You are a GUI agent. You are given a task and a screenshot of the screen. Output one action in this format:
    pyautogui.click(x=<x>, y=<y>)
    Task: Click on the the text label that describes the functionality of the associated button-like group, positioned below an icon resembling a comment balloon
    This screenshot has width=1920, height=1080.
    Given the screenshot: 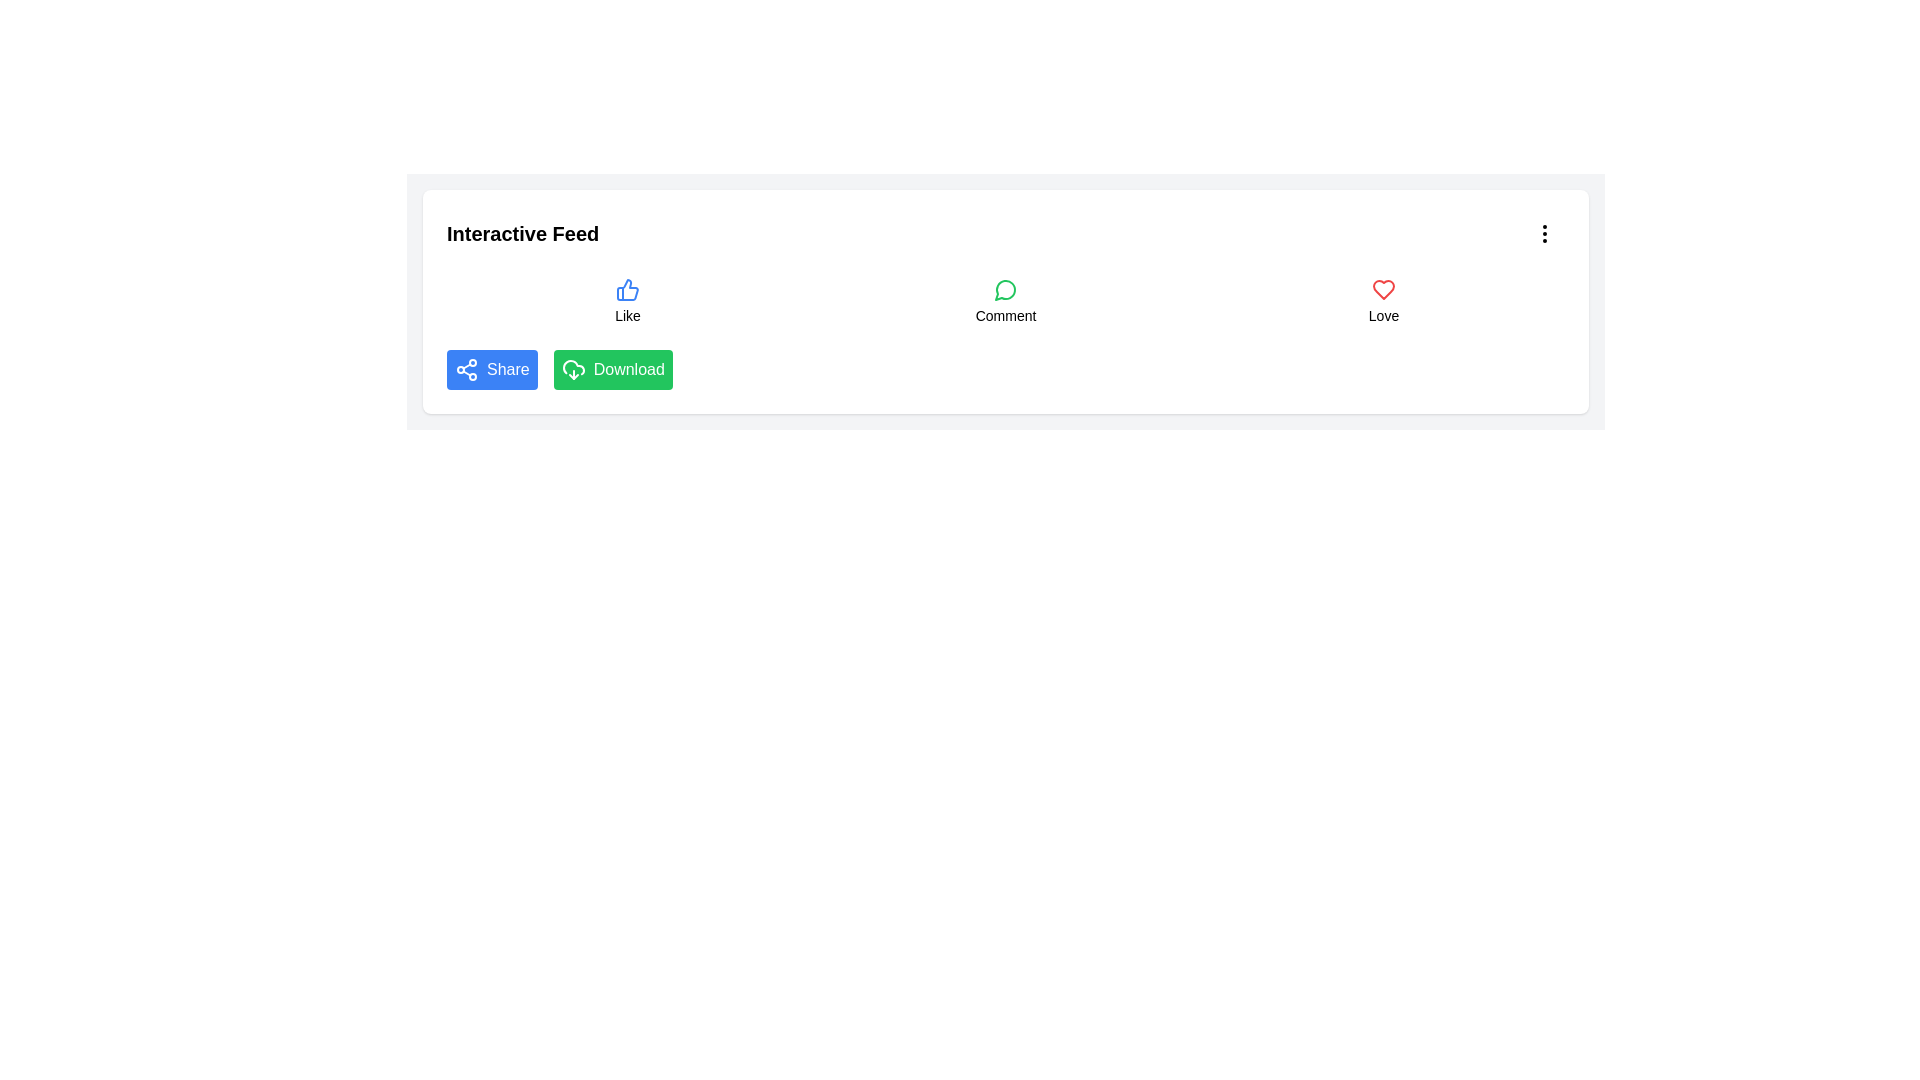 What is the action you would take?
    pyautogui.click(x=1006, y=315)
    